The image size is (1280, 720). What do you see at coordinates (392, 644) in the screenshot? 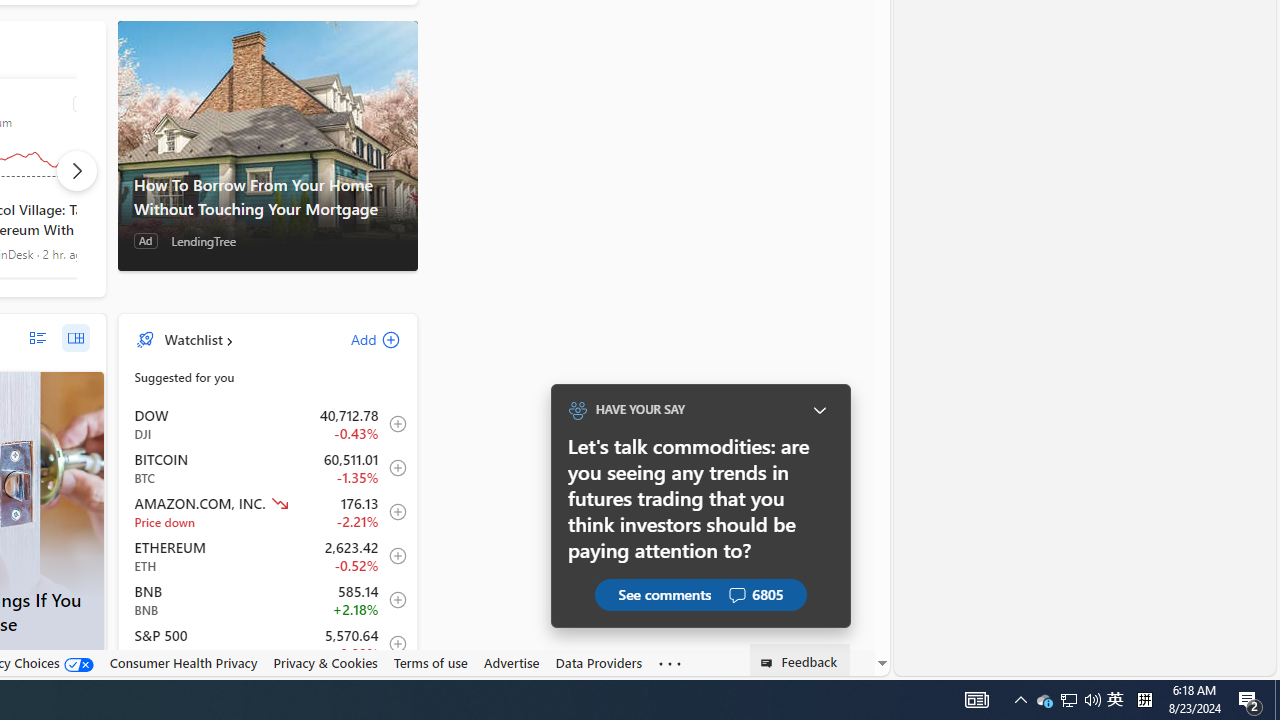
I see `'Add to Watchlist'` at bounding box center [392, 644].